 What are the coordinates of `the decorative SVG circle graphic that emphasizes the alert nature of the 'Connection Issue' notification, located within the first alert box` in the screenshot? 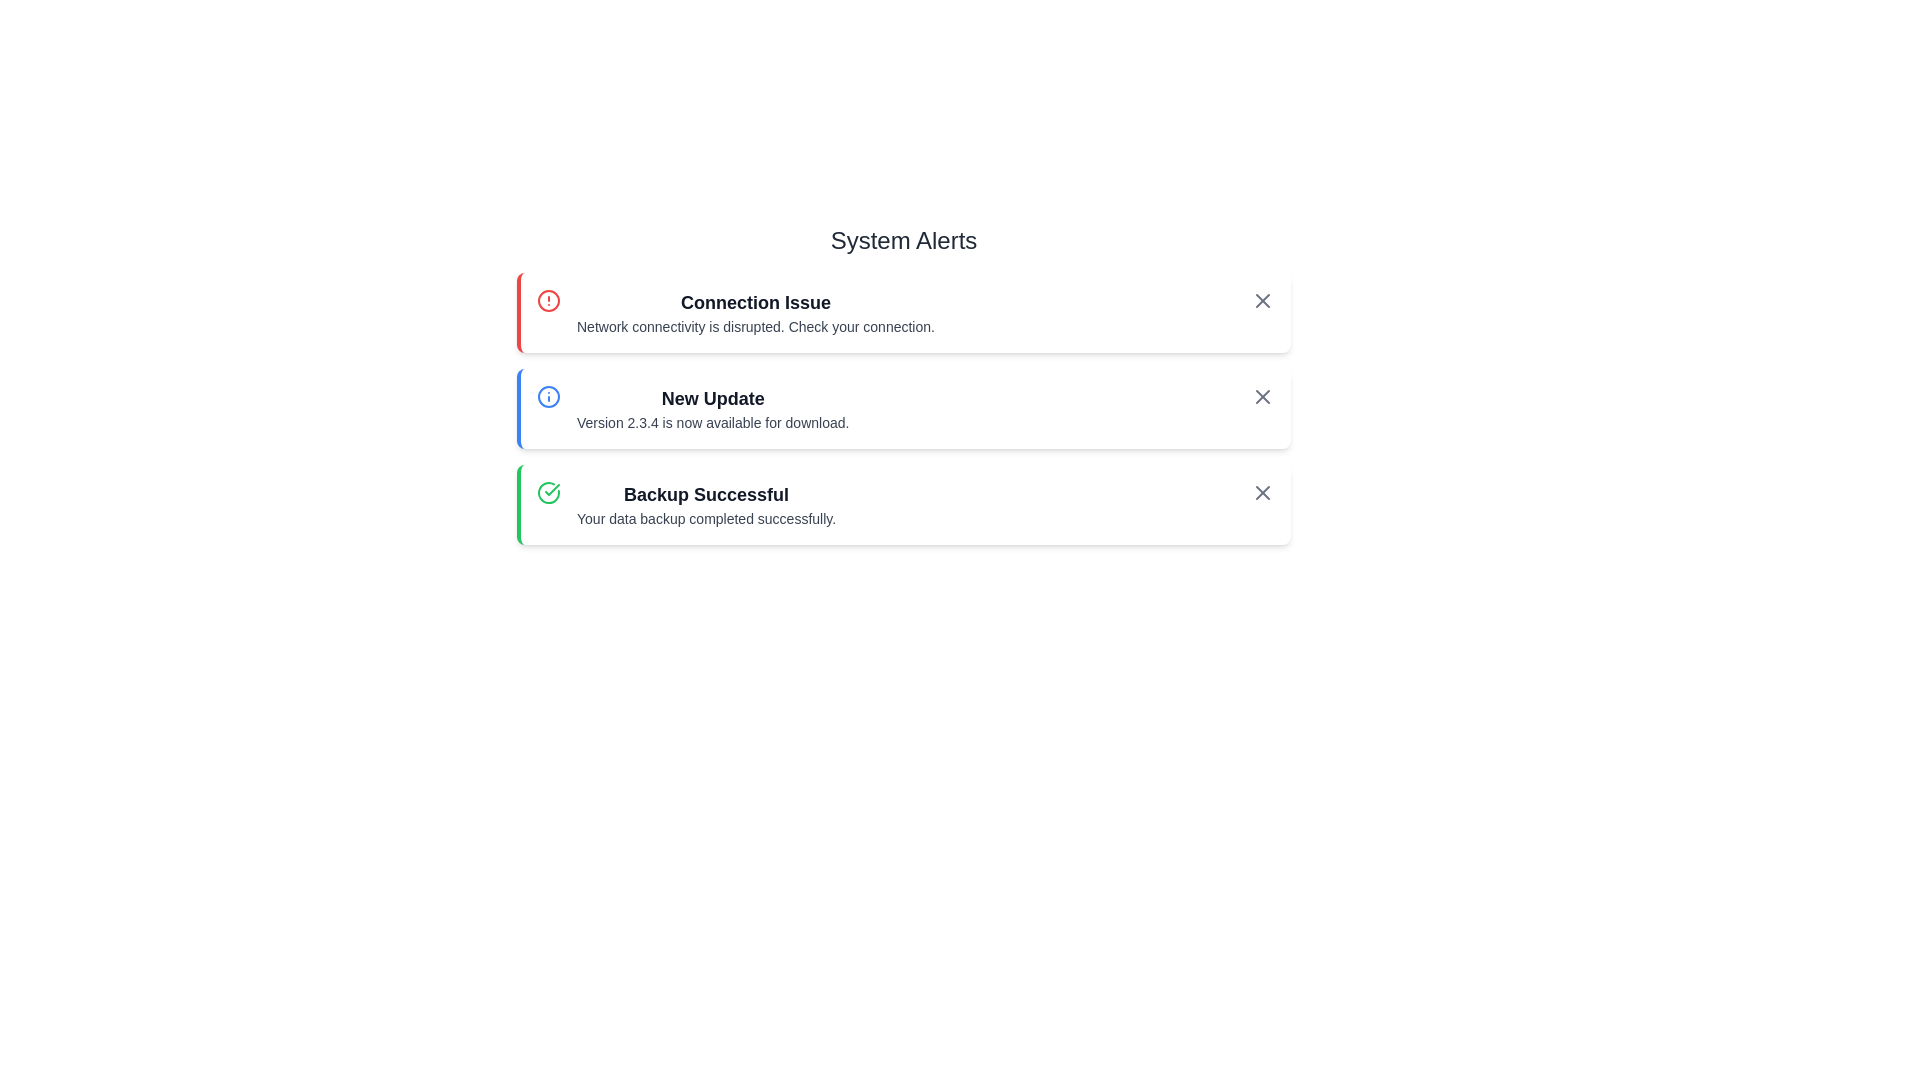 It's located at (548, 300).